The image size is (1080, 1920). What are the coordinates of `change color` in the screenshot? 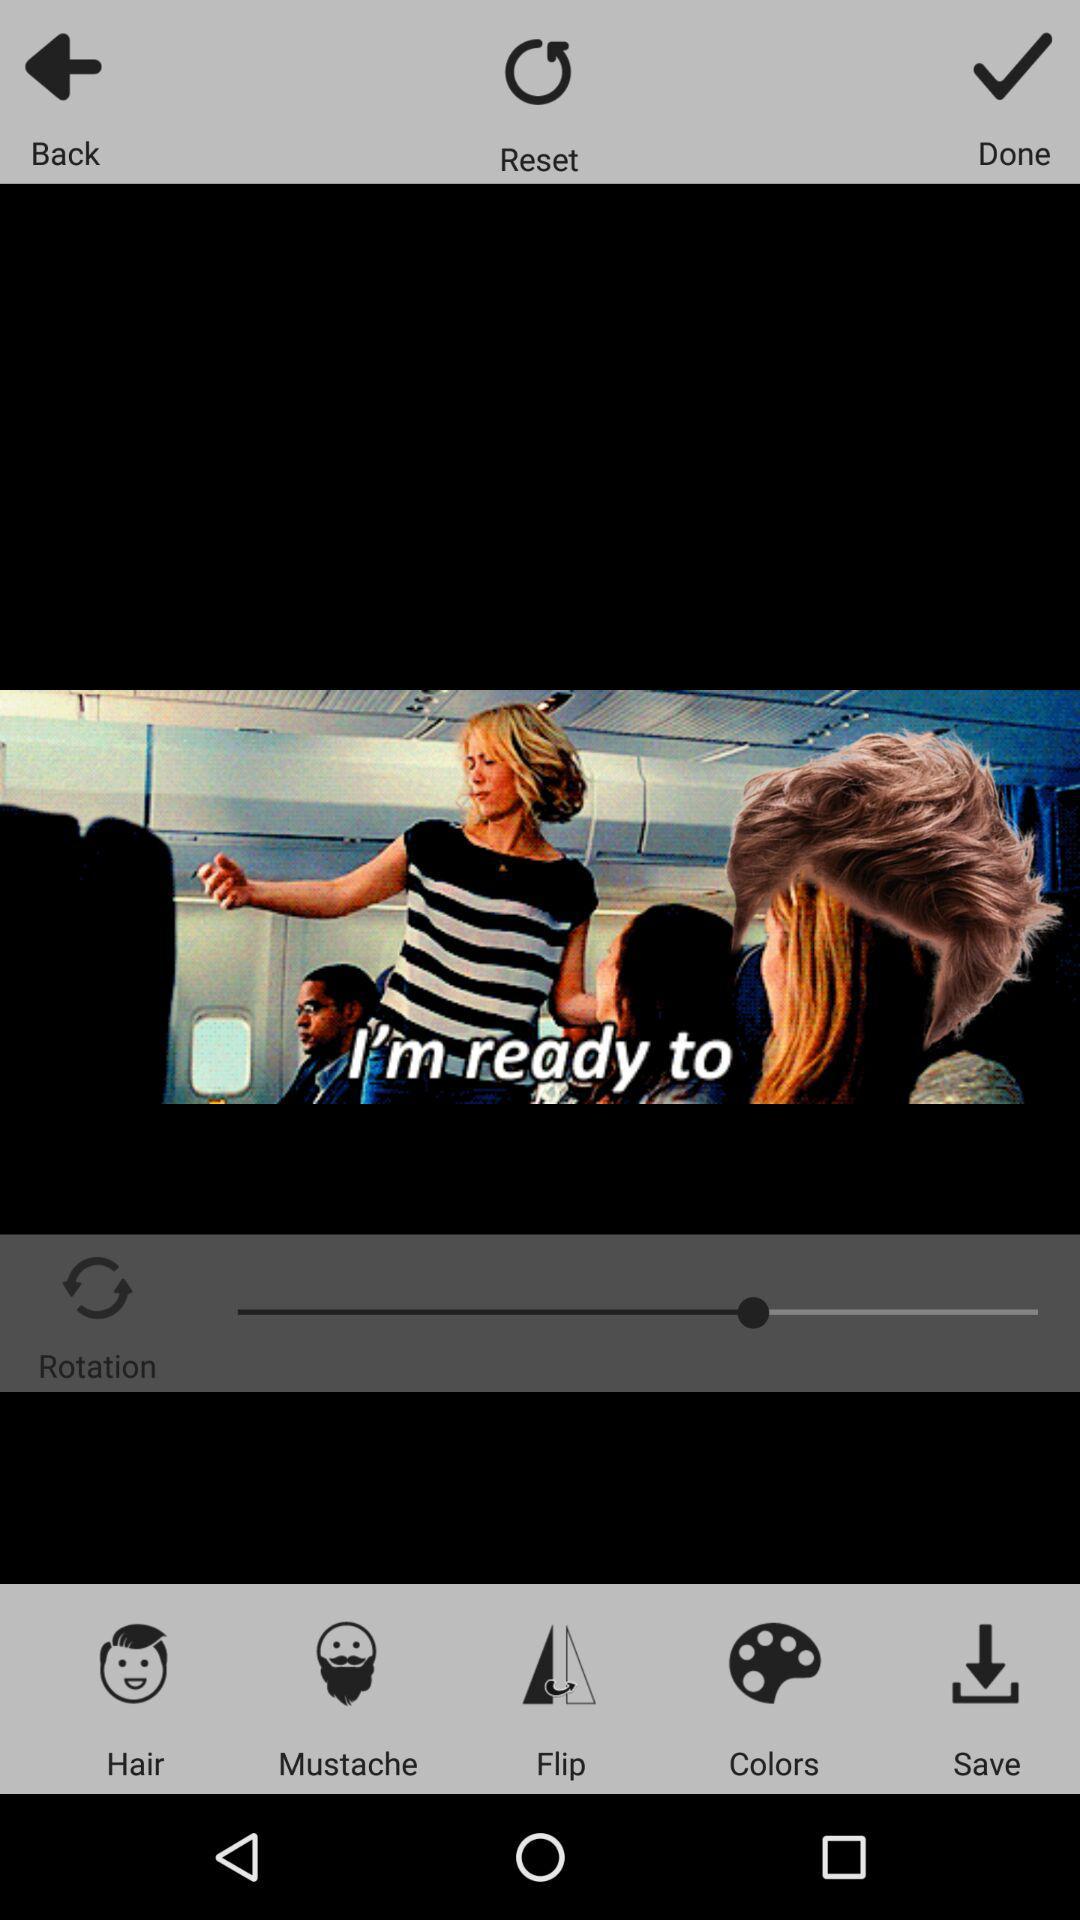 It's located at (773, 1662).